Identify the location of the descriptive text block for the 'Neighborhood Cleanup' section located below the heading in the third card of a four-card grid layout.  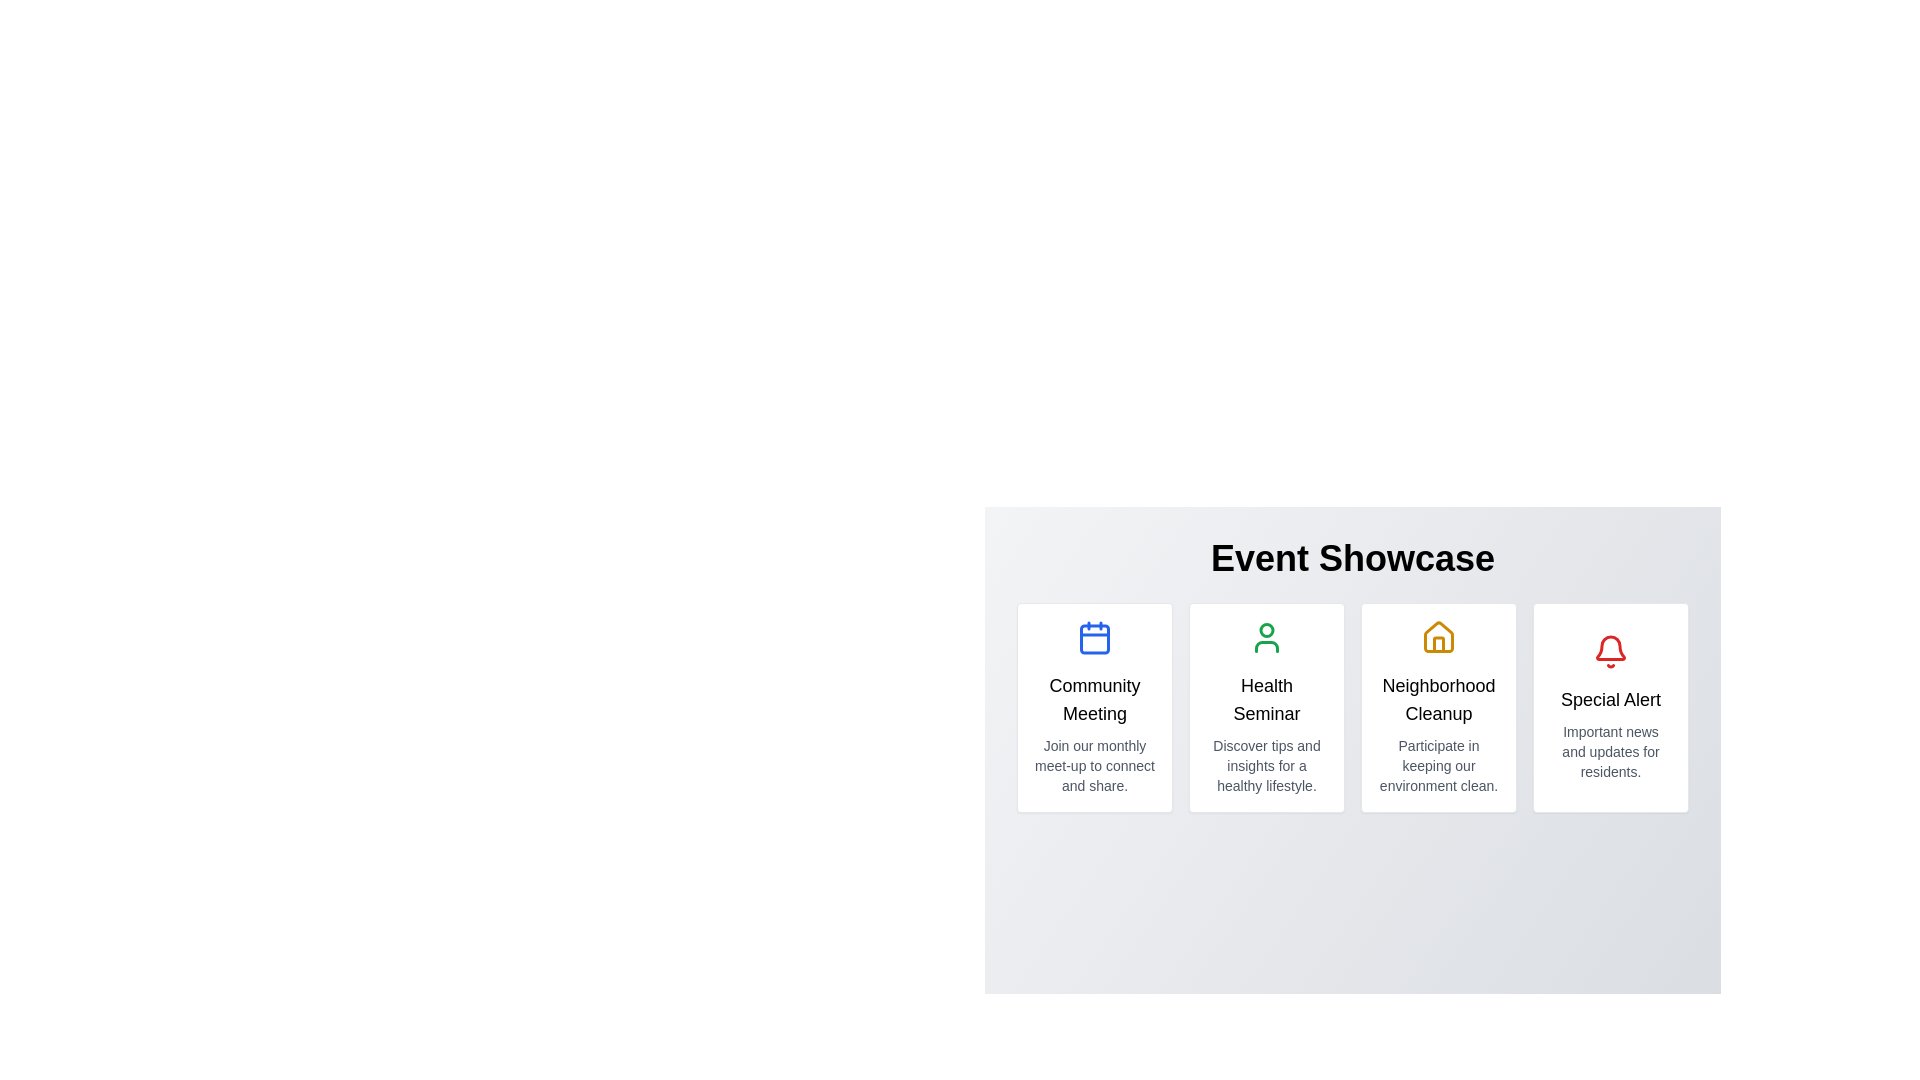
(1438, 765).